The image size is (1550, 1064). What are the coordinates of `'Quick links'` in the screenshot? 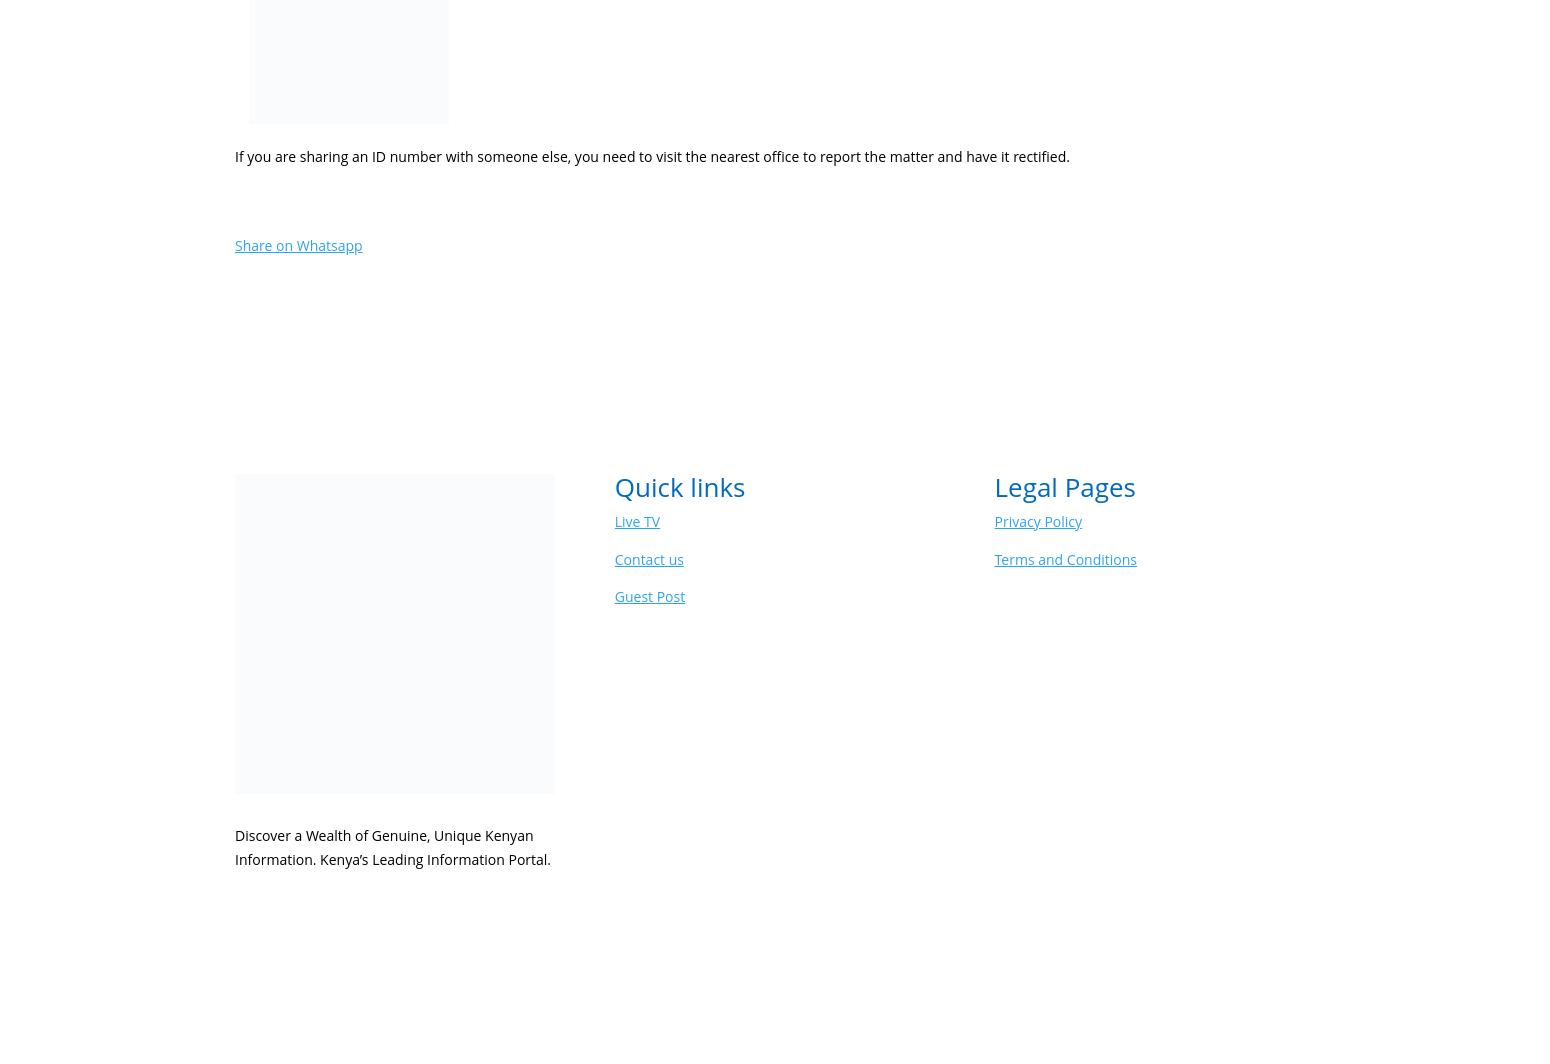 It's located at (678, 486).